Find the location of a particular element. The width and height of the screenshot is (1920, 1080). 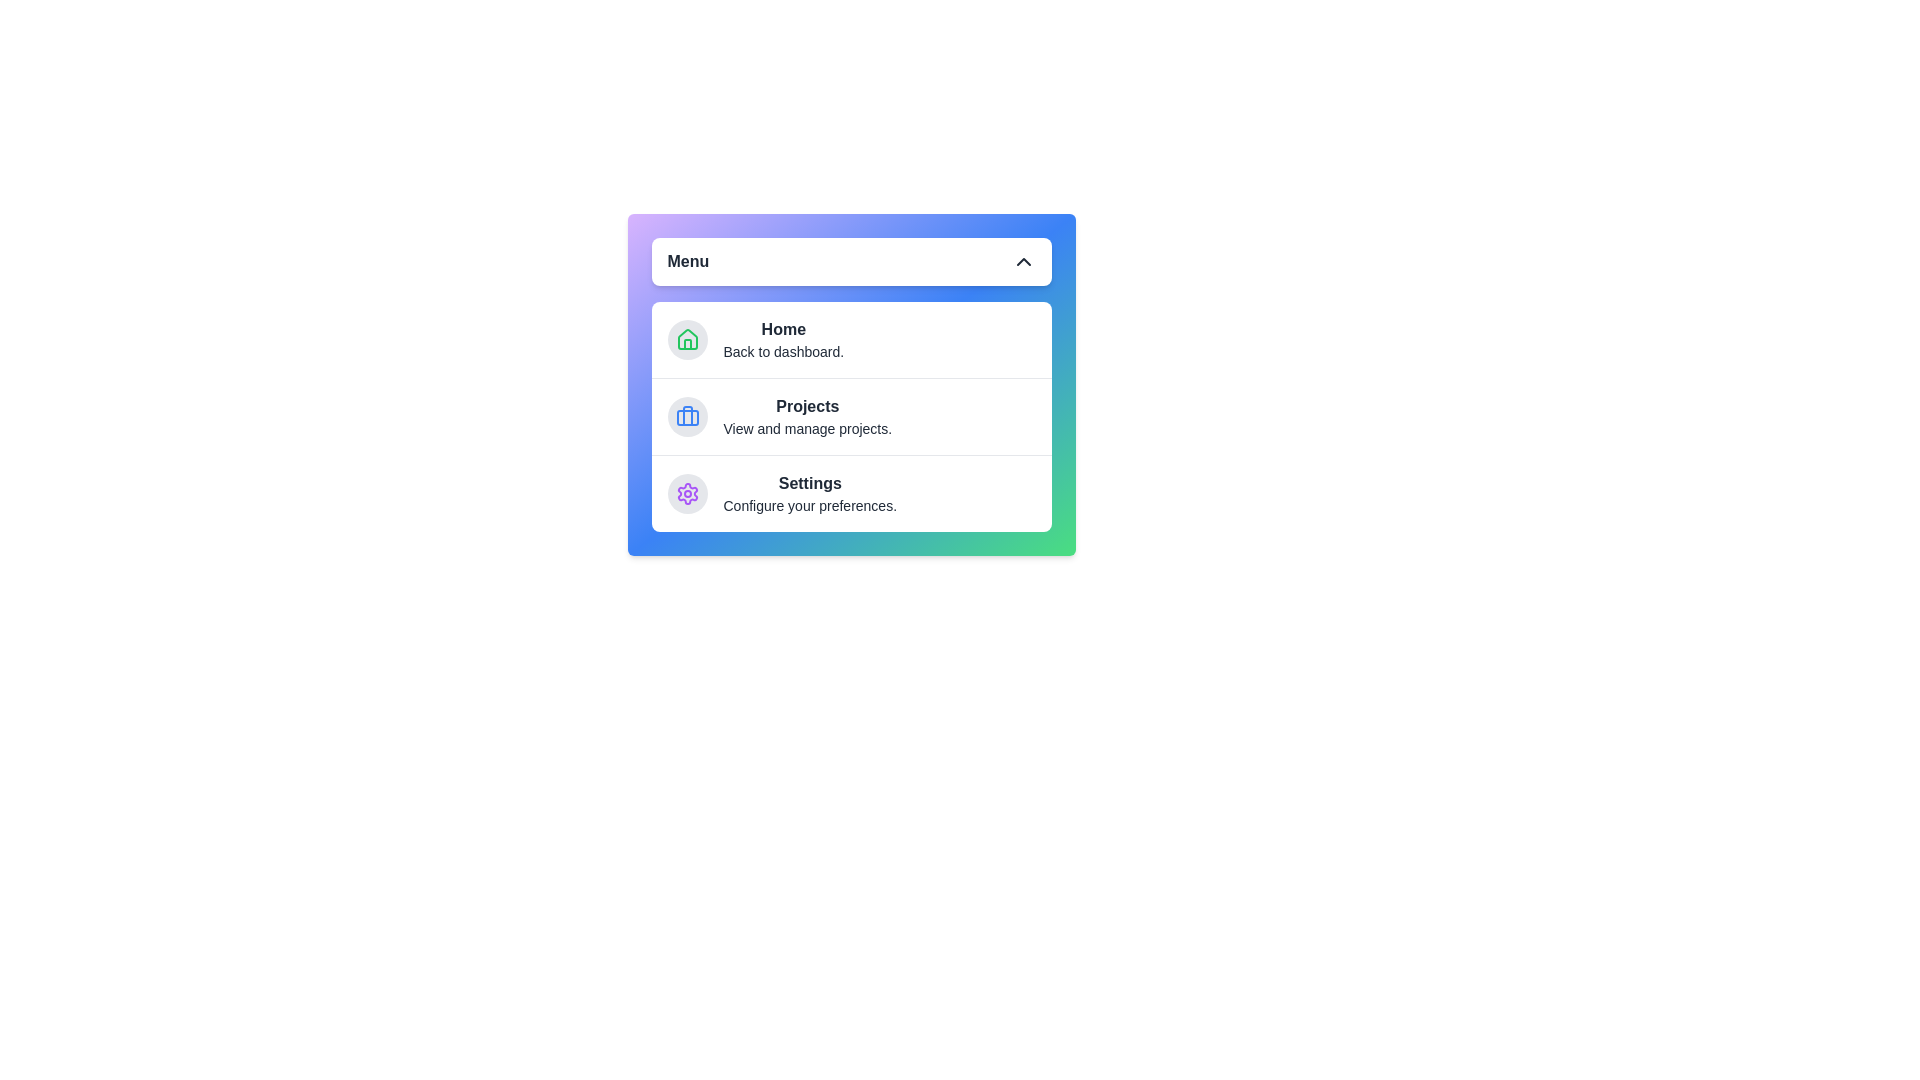

the menu item Home to see its hover effect is located at coordinates (851, 338).